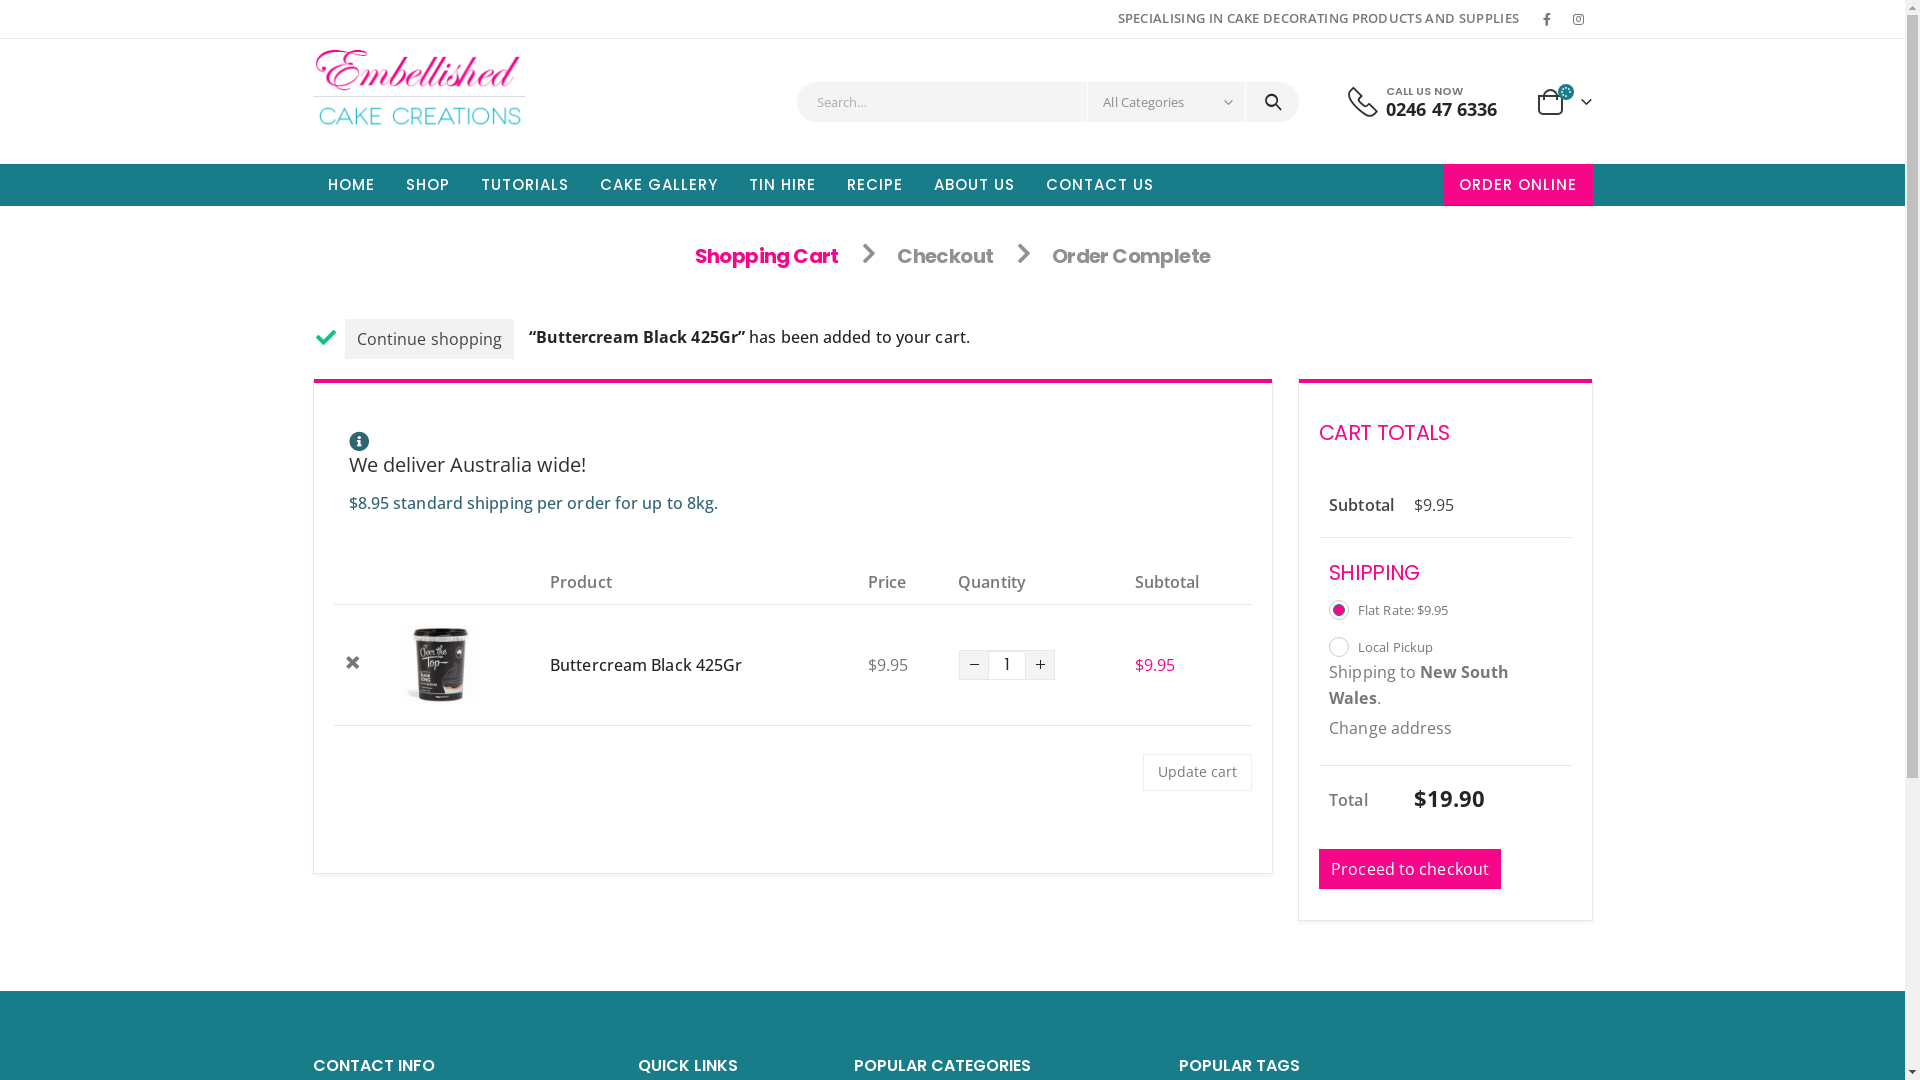 The image size is (1920, 1080). Describe the element at coordinates (1131, 254) in the screenshot. I see `'Order Complete'` at that location.